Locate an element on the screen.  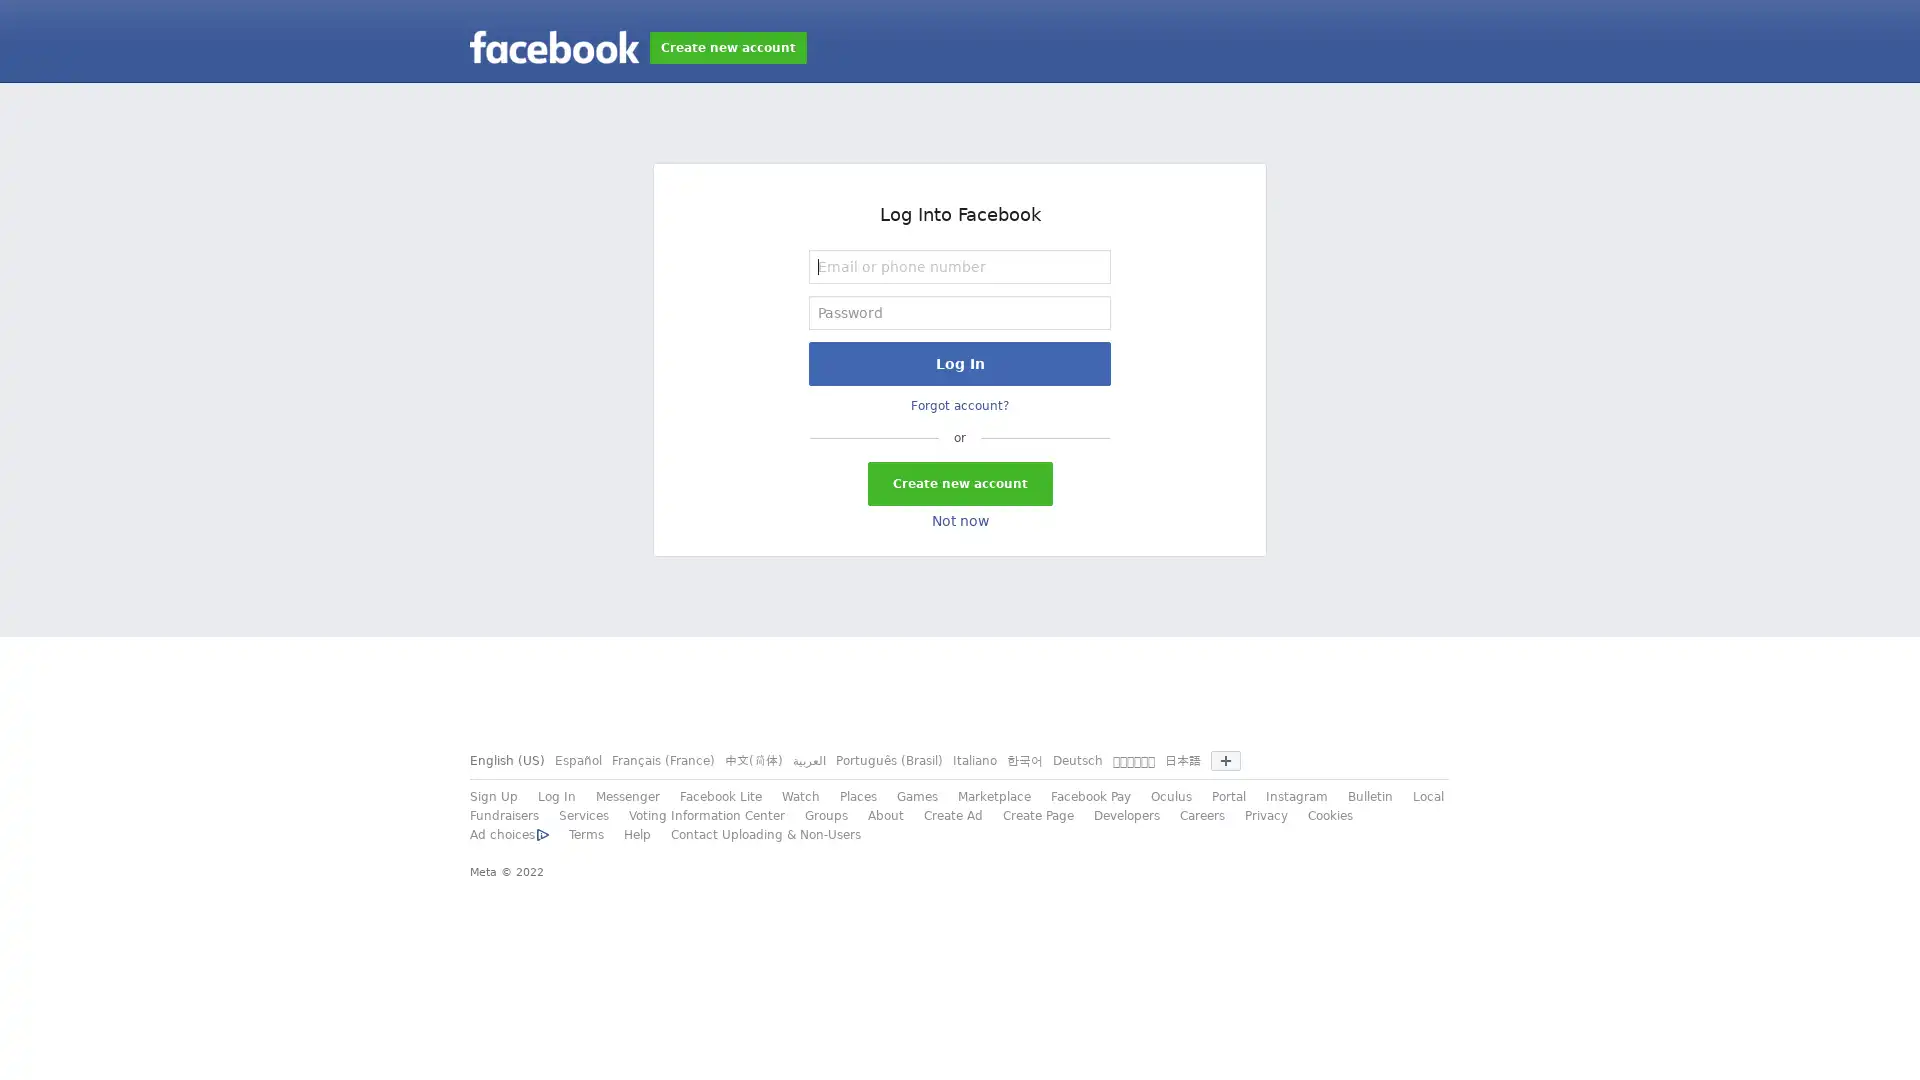
Show more languages is located at coordinates (1224, 760).